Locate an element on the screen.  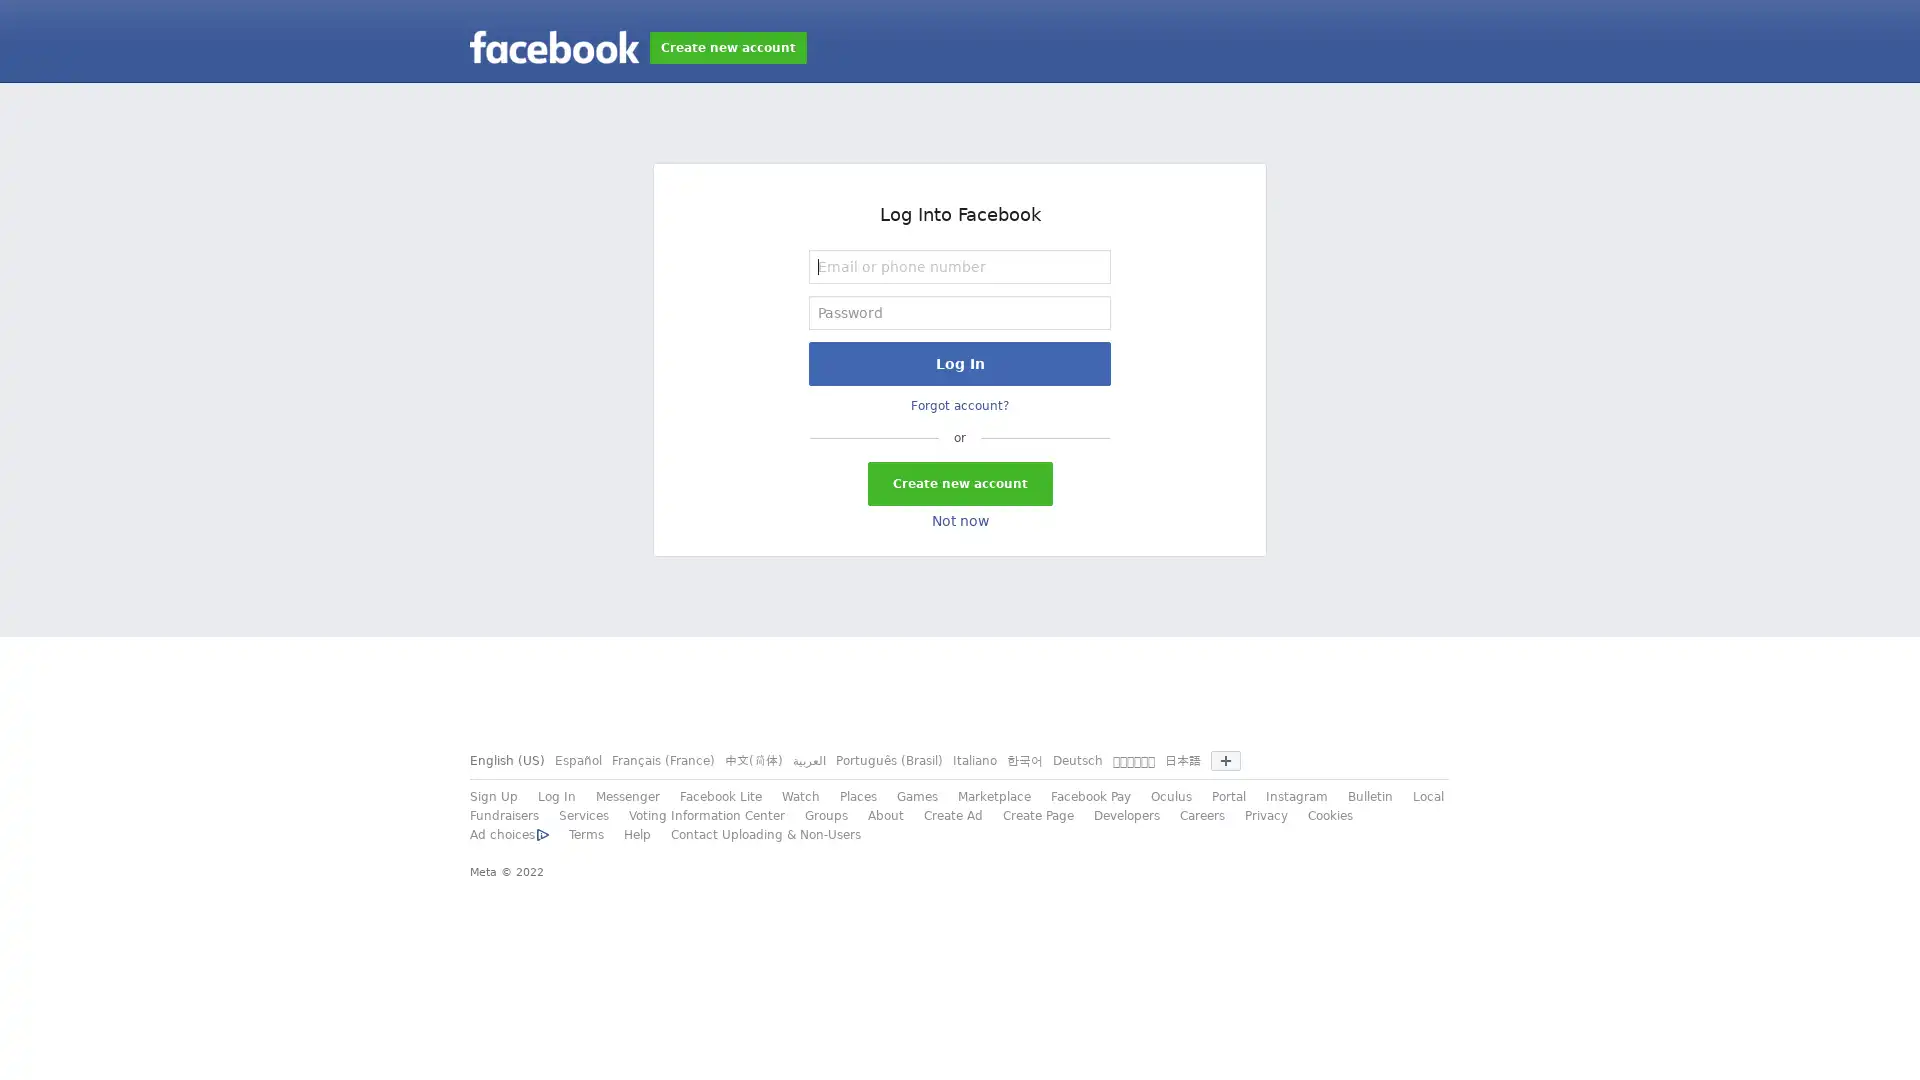
Show more languages is located at coordinates (1224, 760).